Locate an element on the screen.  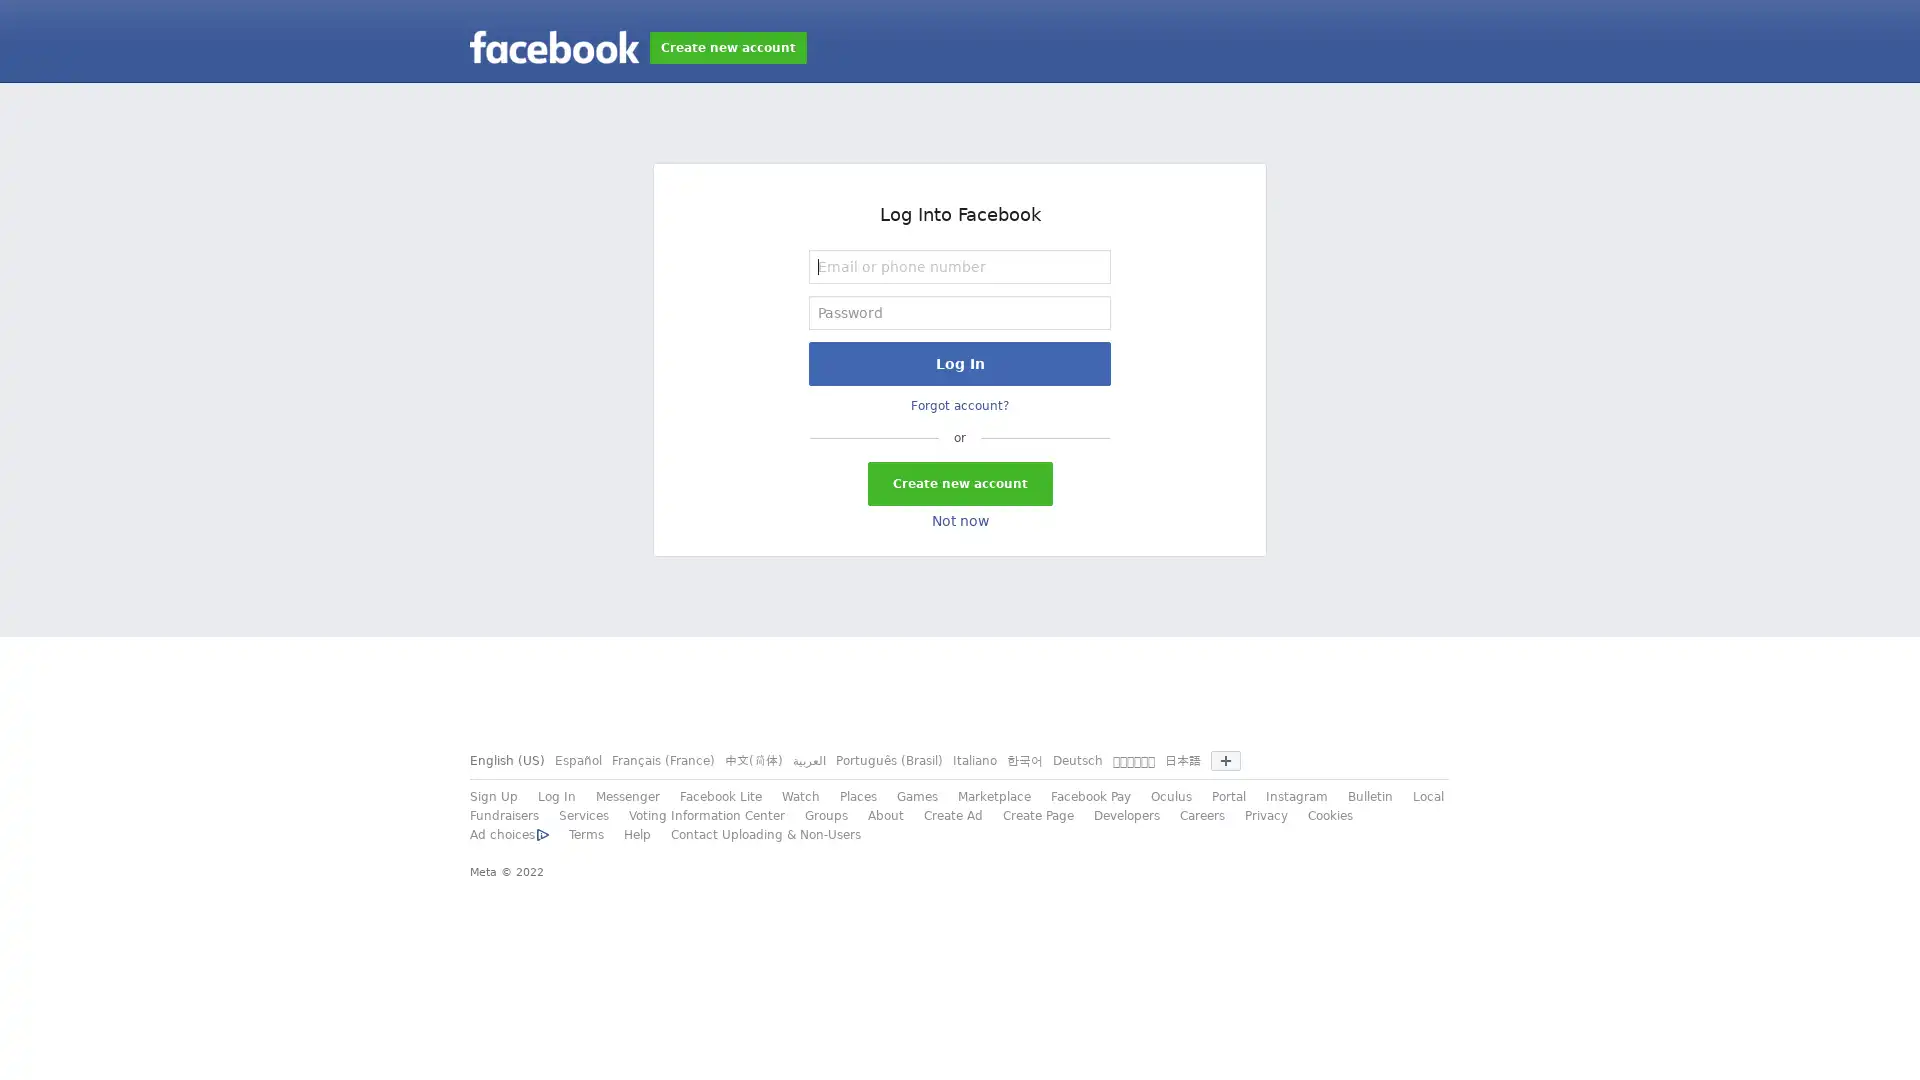
Show more languages is located at coordinates (1224, 760).